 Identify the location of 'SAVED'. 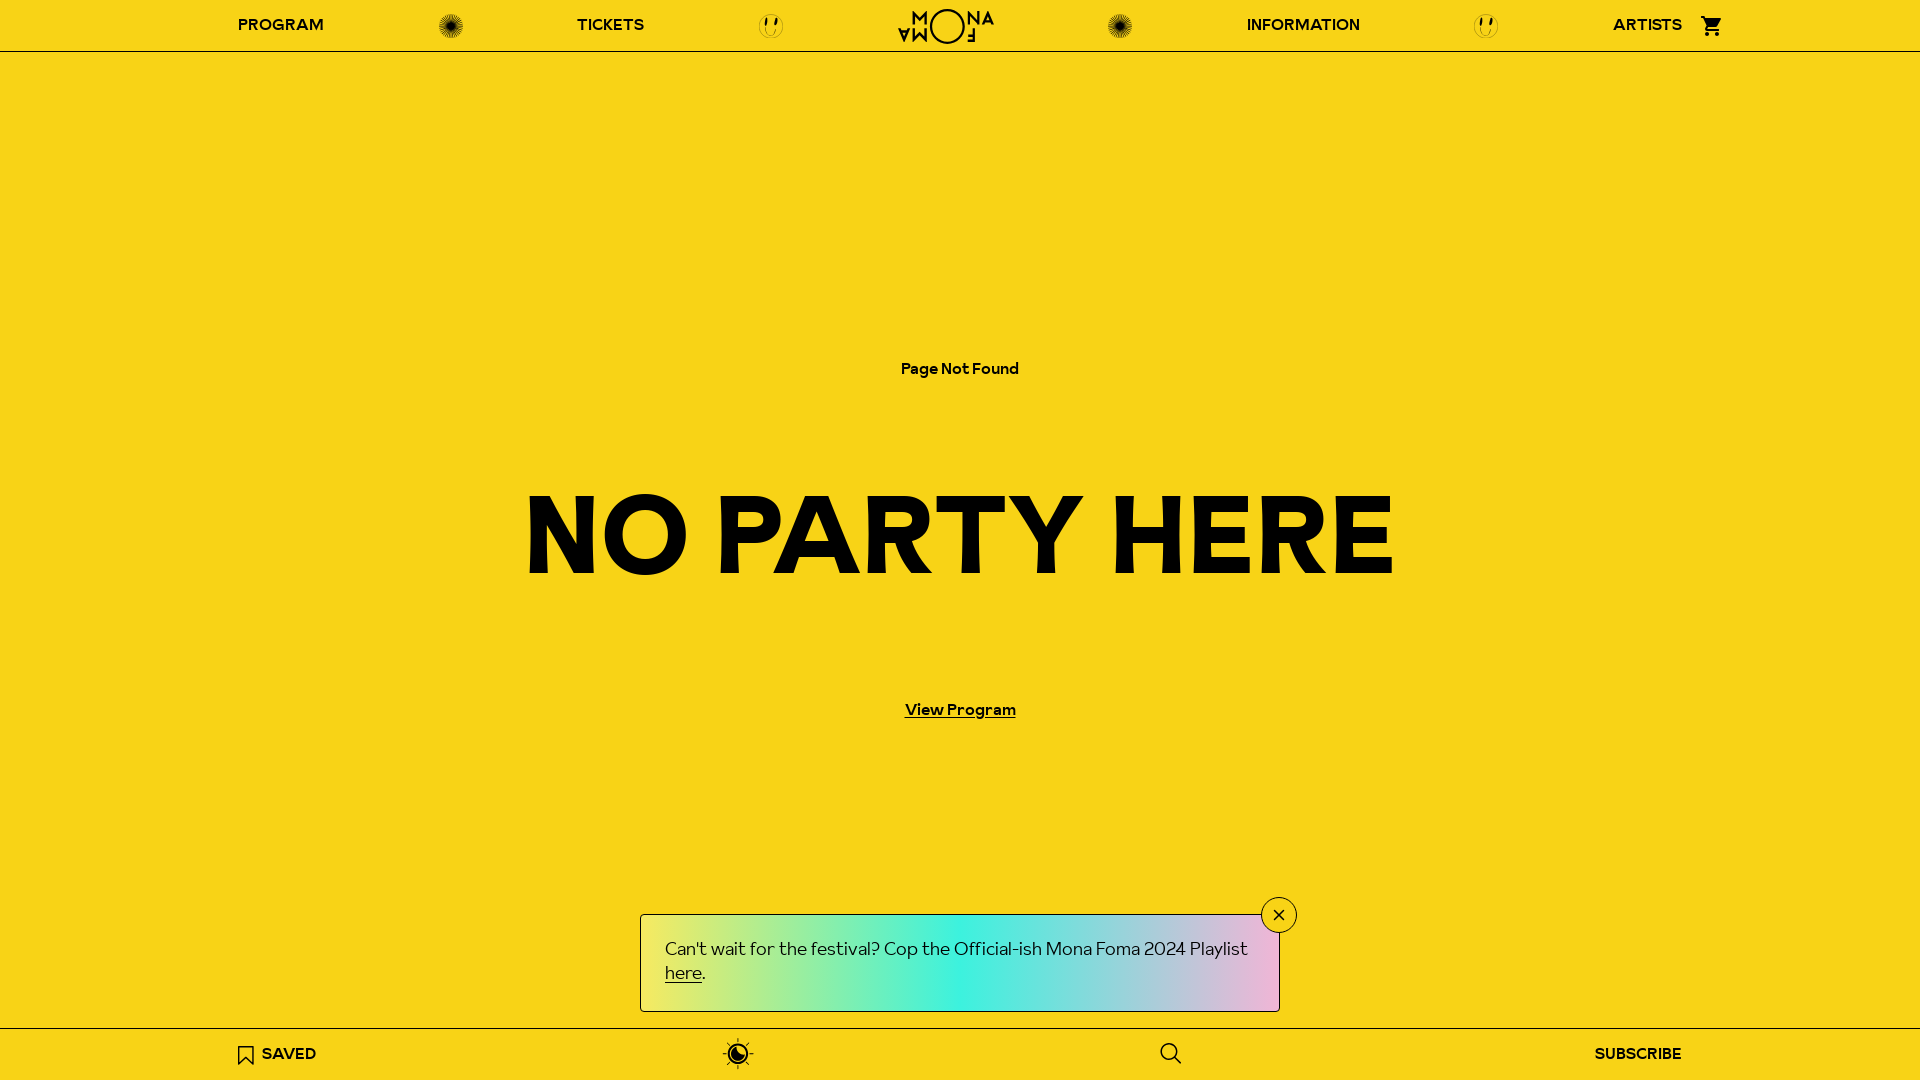
(276, 1053).